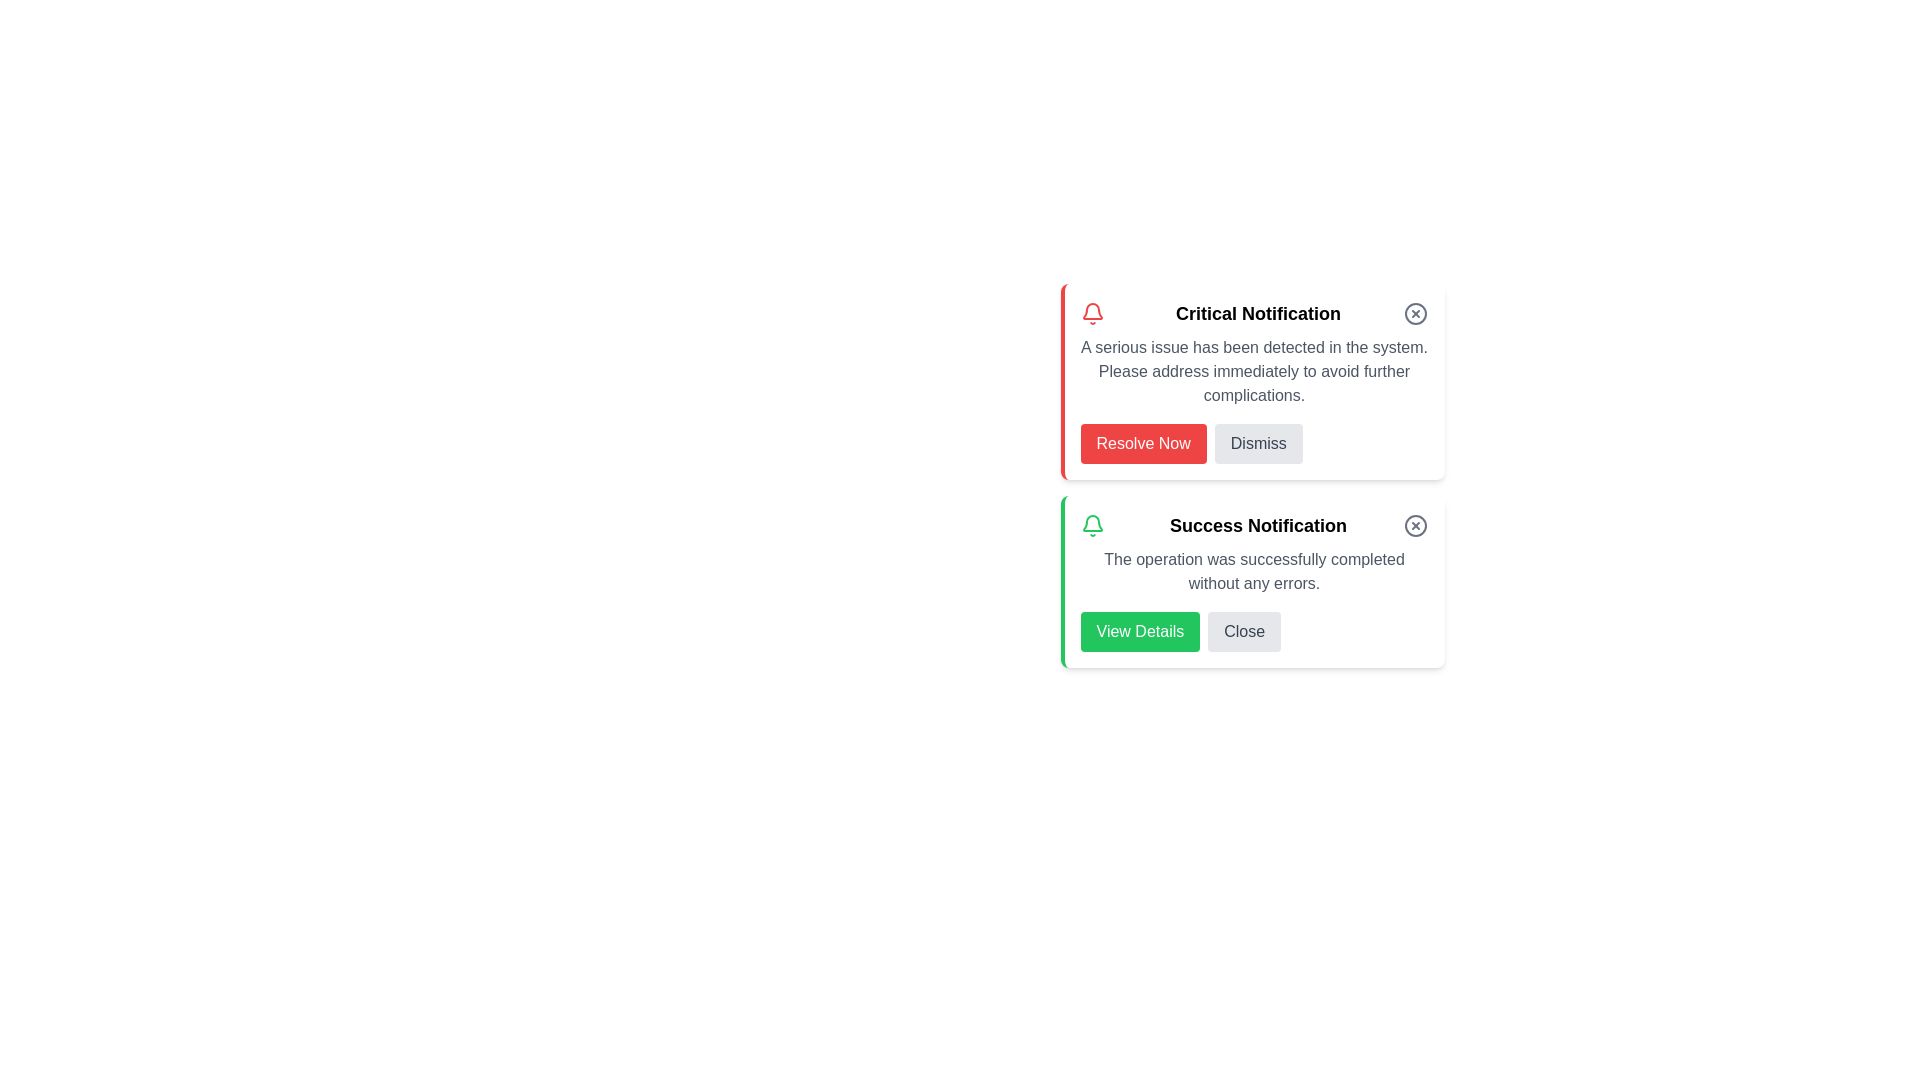 The height and width of the screenshot is (1080, 1920). What do you see at coordinates (1253, 571) in the screenshot?
I see `the success message text display element located within the 'Success Notification' card, positioned below the title 'Success Notification'` at bounding box center [1253, 571].